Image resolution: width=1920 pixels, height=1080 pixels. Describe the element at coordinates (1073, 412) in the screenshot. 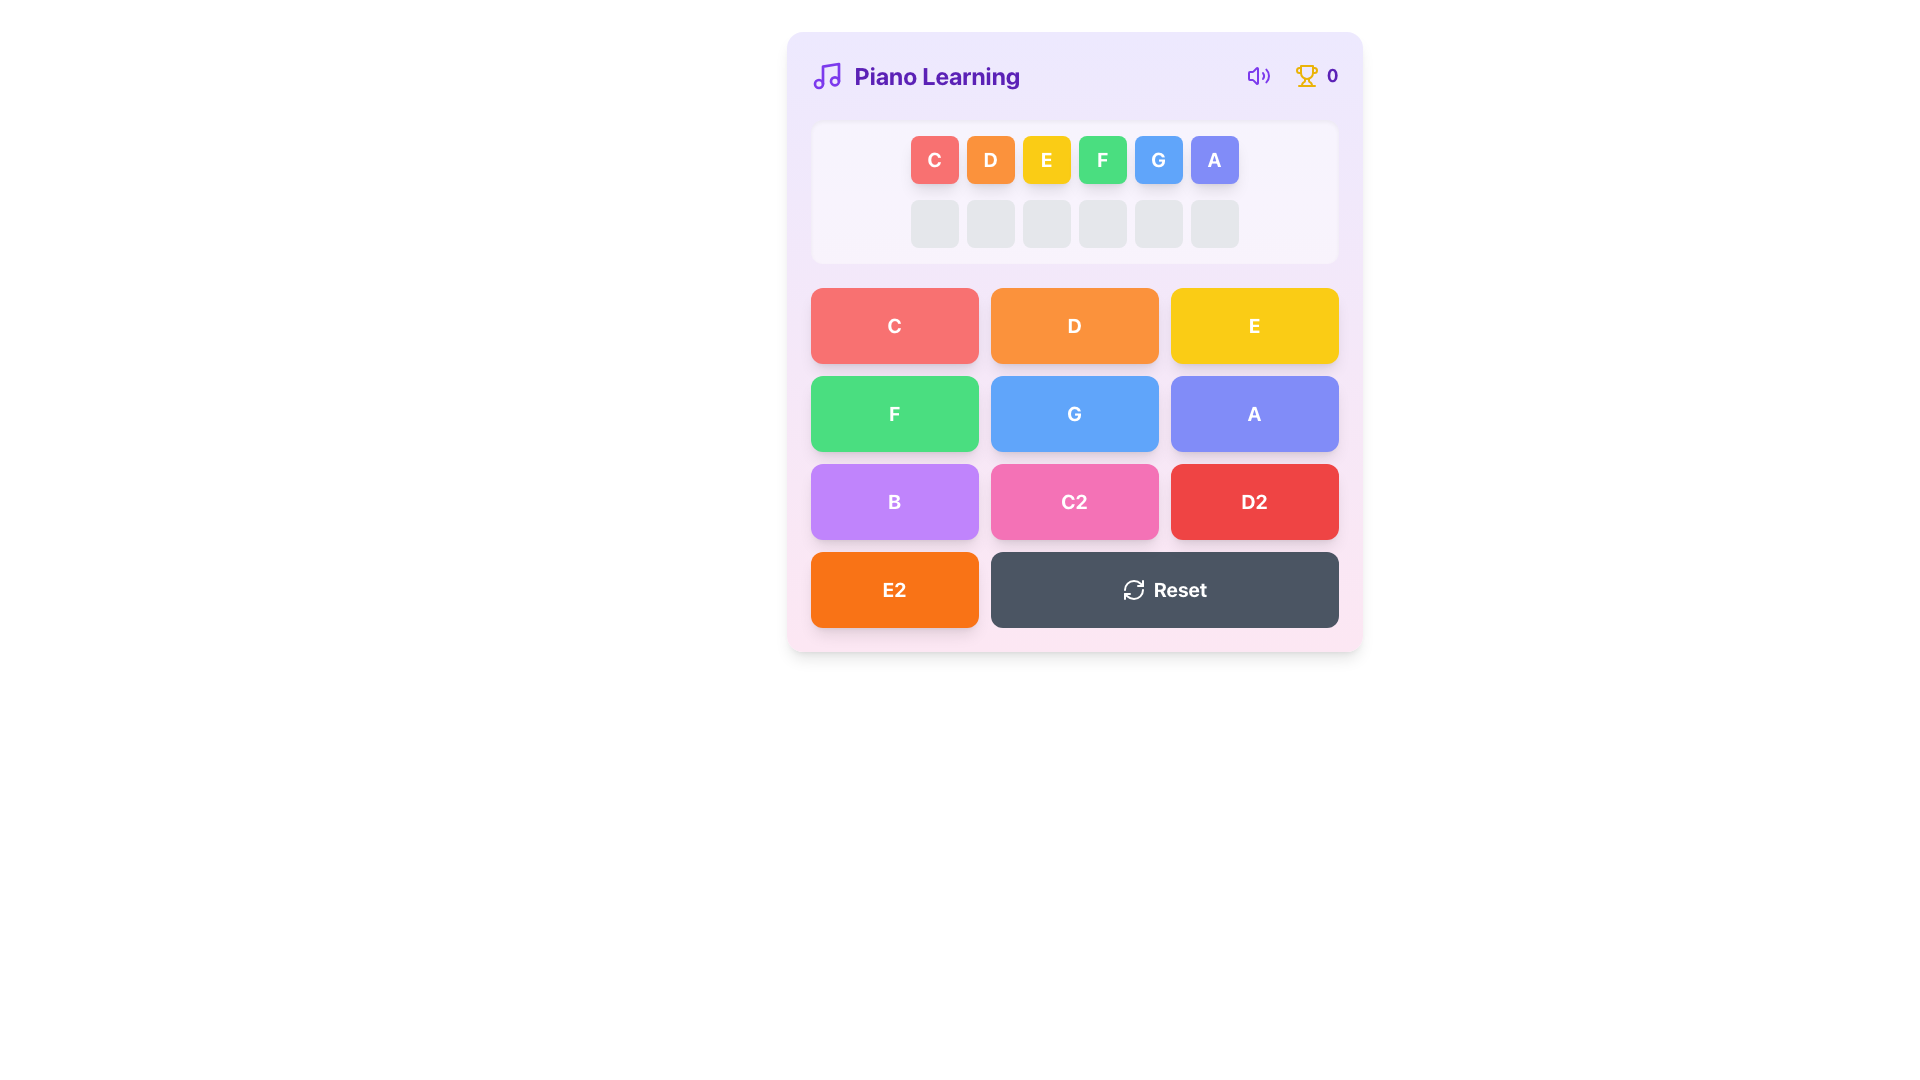

I see `the rectangular button with a blue background and white bold text displaying the character 'G'` at that location.